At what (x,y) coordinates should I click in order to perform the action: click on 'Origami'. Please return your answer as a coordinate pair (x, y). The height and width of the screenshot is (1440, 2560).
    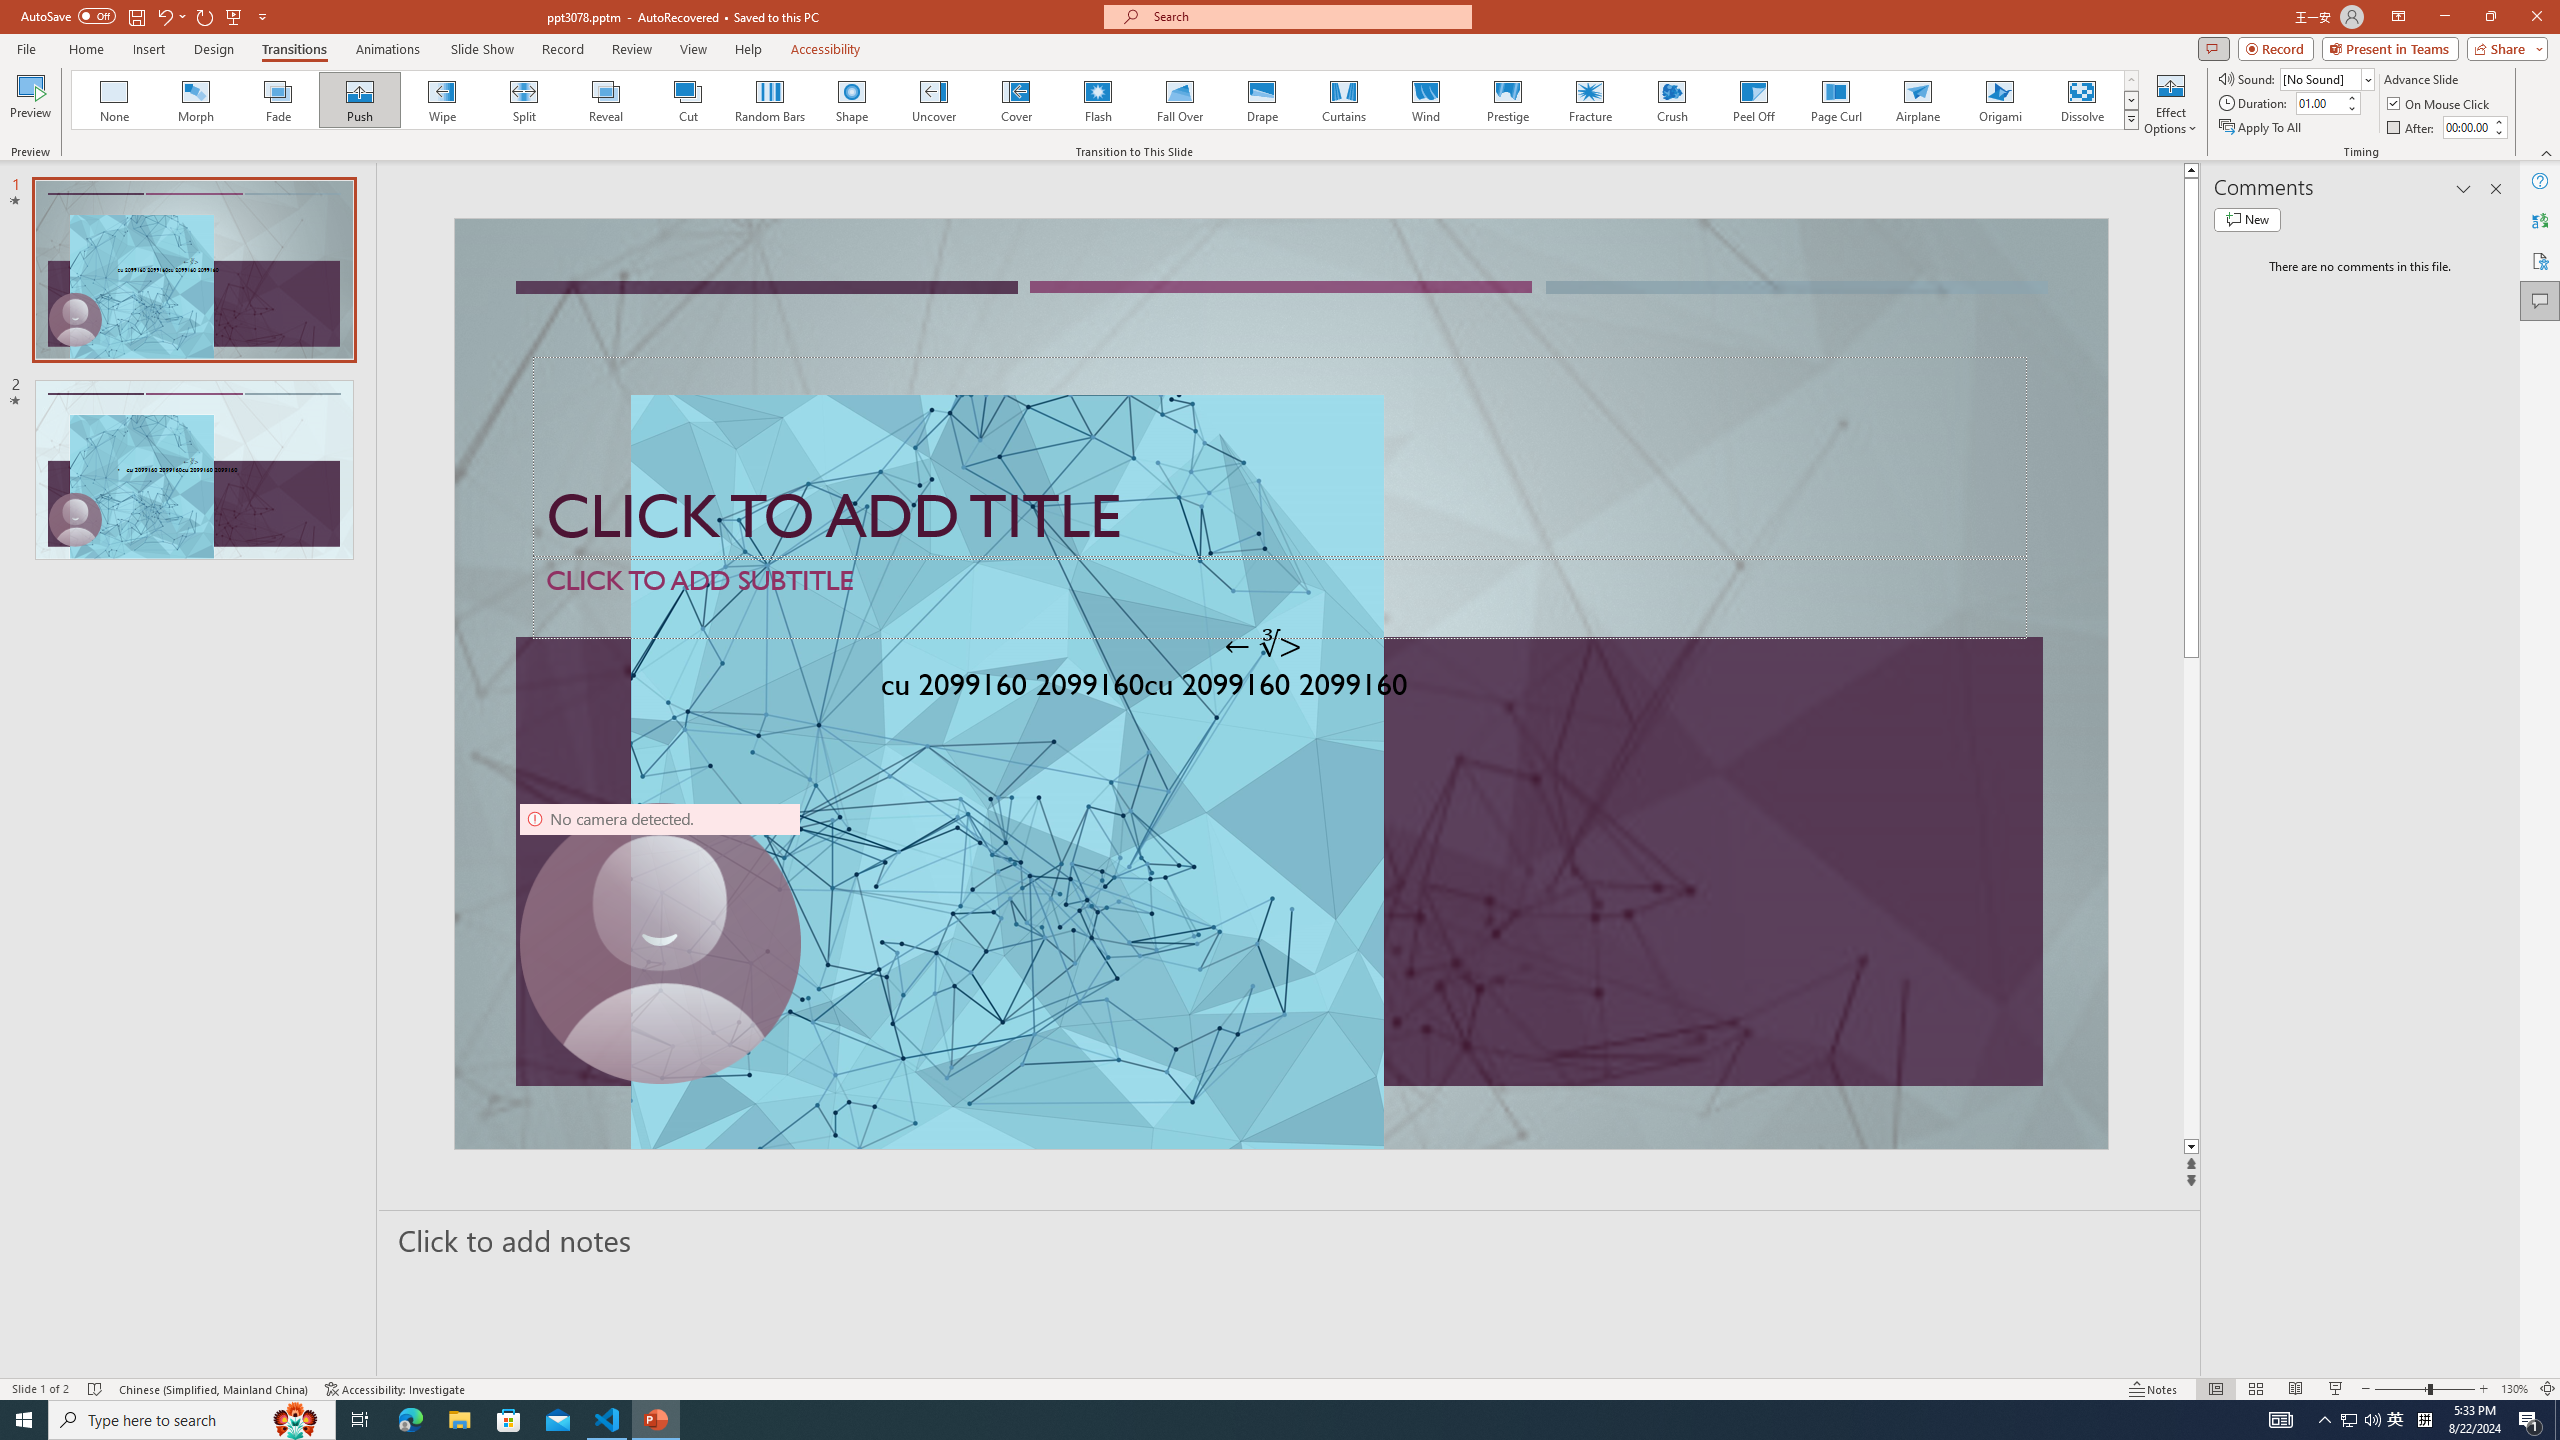
    Looking at the image, I should click on (1998, 99).